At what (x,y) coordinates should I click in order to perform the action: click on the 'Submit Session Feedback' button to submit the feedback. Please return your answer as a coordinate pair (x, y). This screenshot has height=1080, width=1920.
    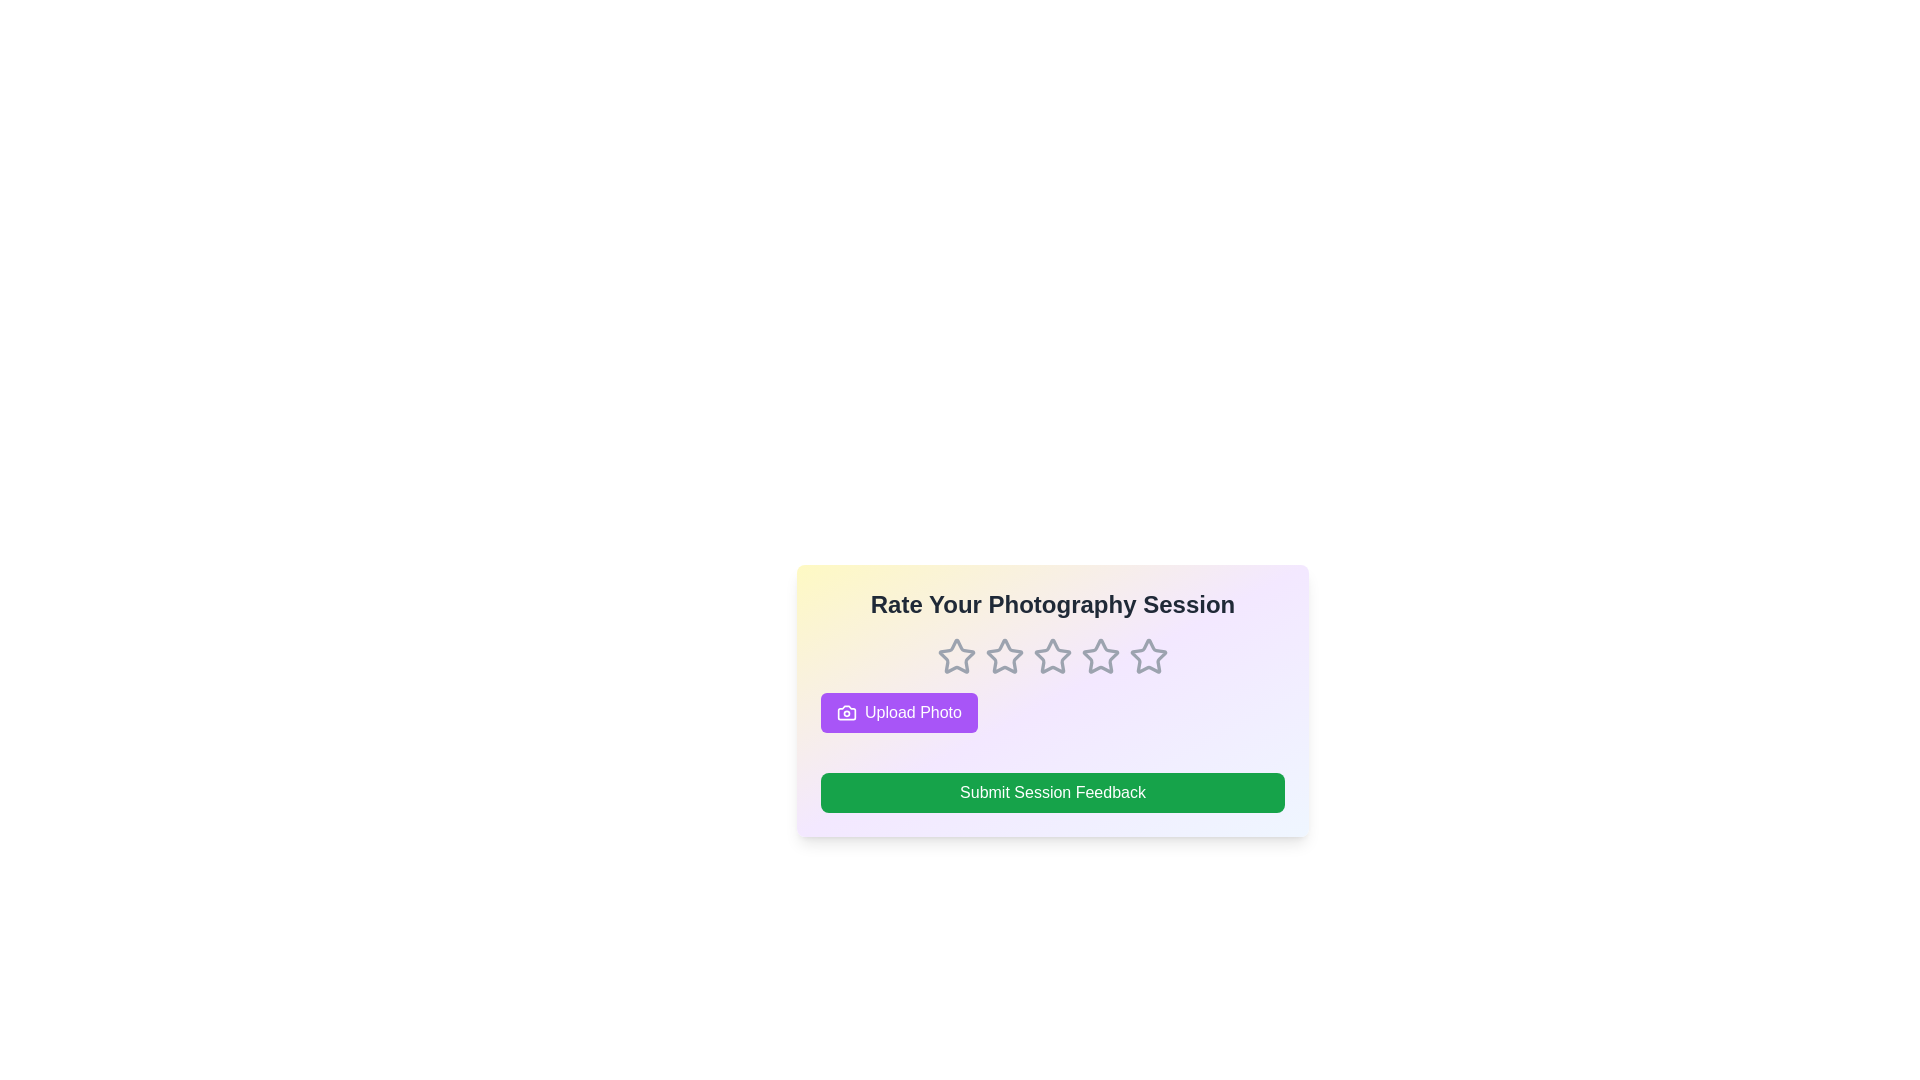
    Looking at the image, I should click on (1051, 792).